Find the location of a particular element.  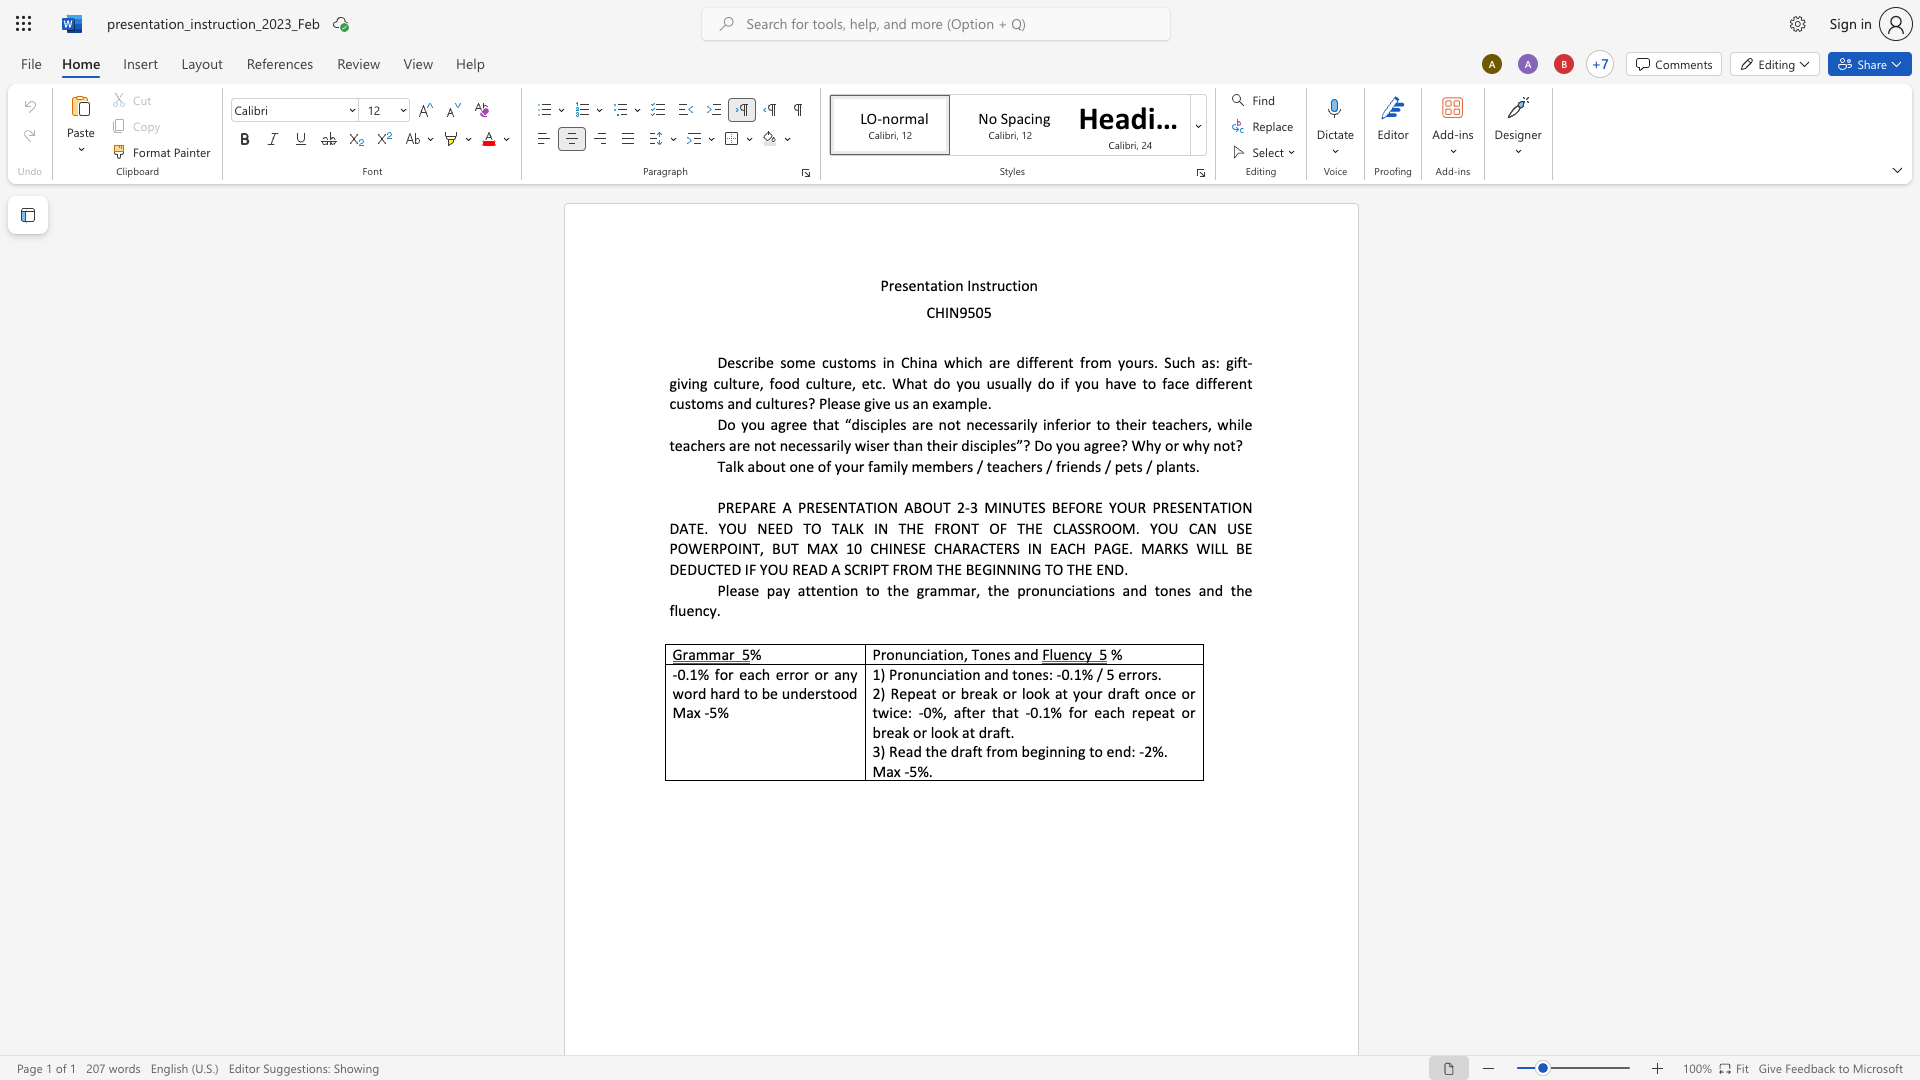

the space between the continuous character "”" and "?" in the text is located at coordinates (1023, 444).